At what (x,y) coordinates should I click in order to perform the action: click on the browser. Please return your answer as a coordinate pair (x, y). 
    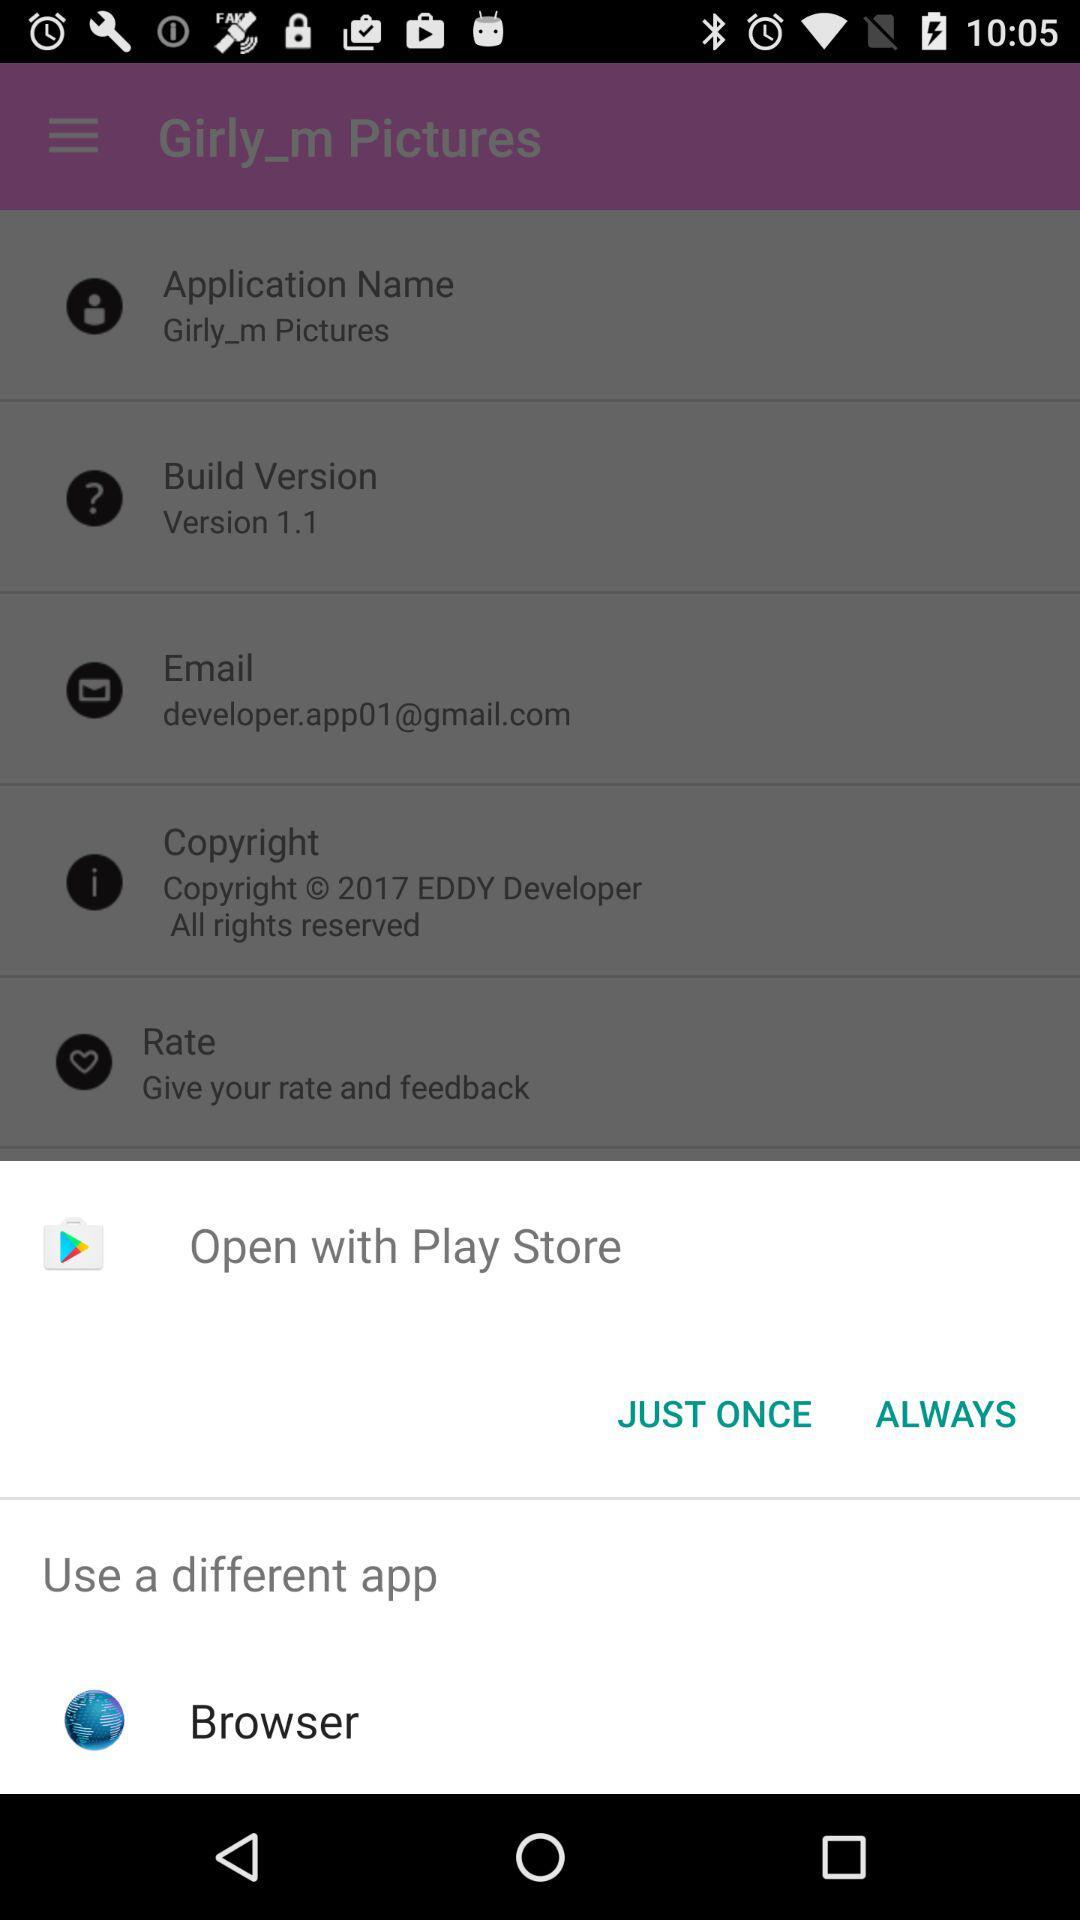
    Looking at the image, I should click on (274, 1719).